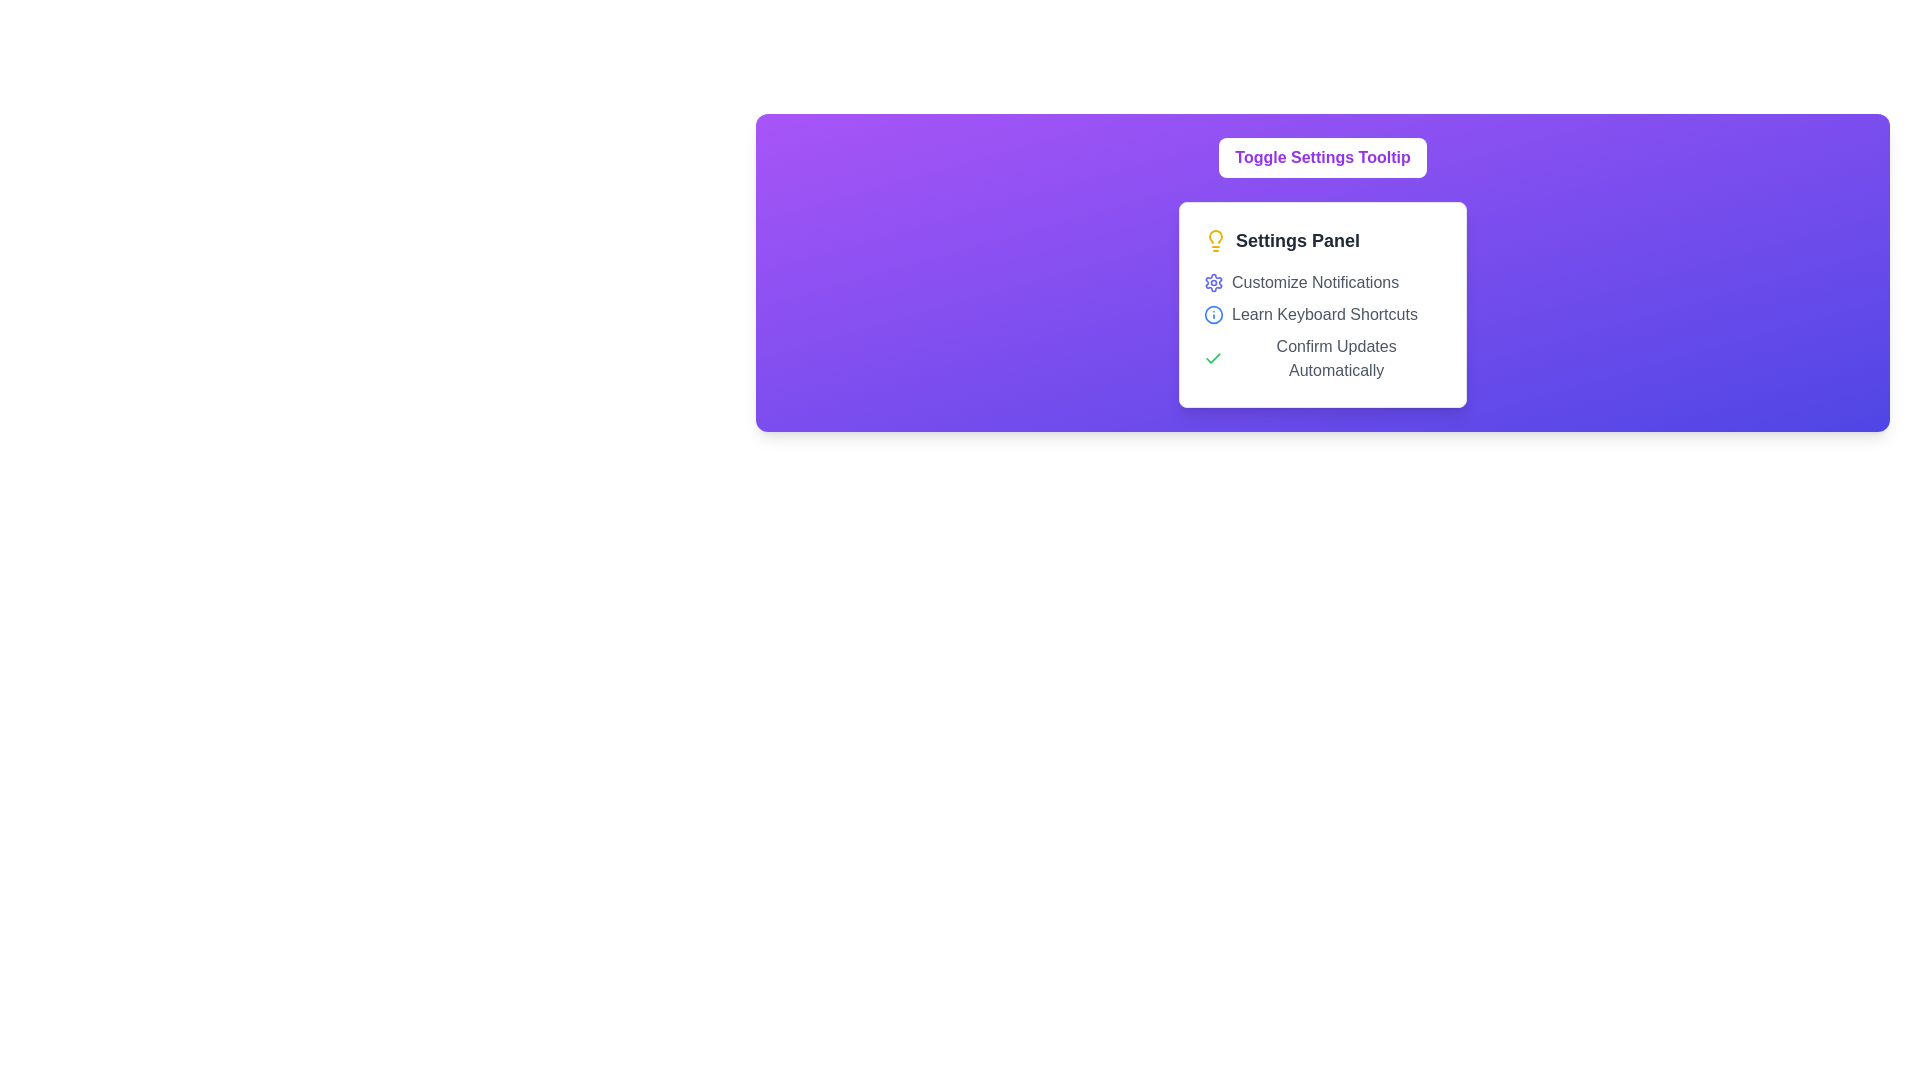  What do you see at coordinates (1213, 315) in the screenshot?
I see `the informational icon that precedes the text 'Learn Keyboard Shortcuts' in the Settings Panel` at bounding box center [1213, 315].